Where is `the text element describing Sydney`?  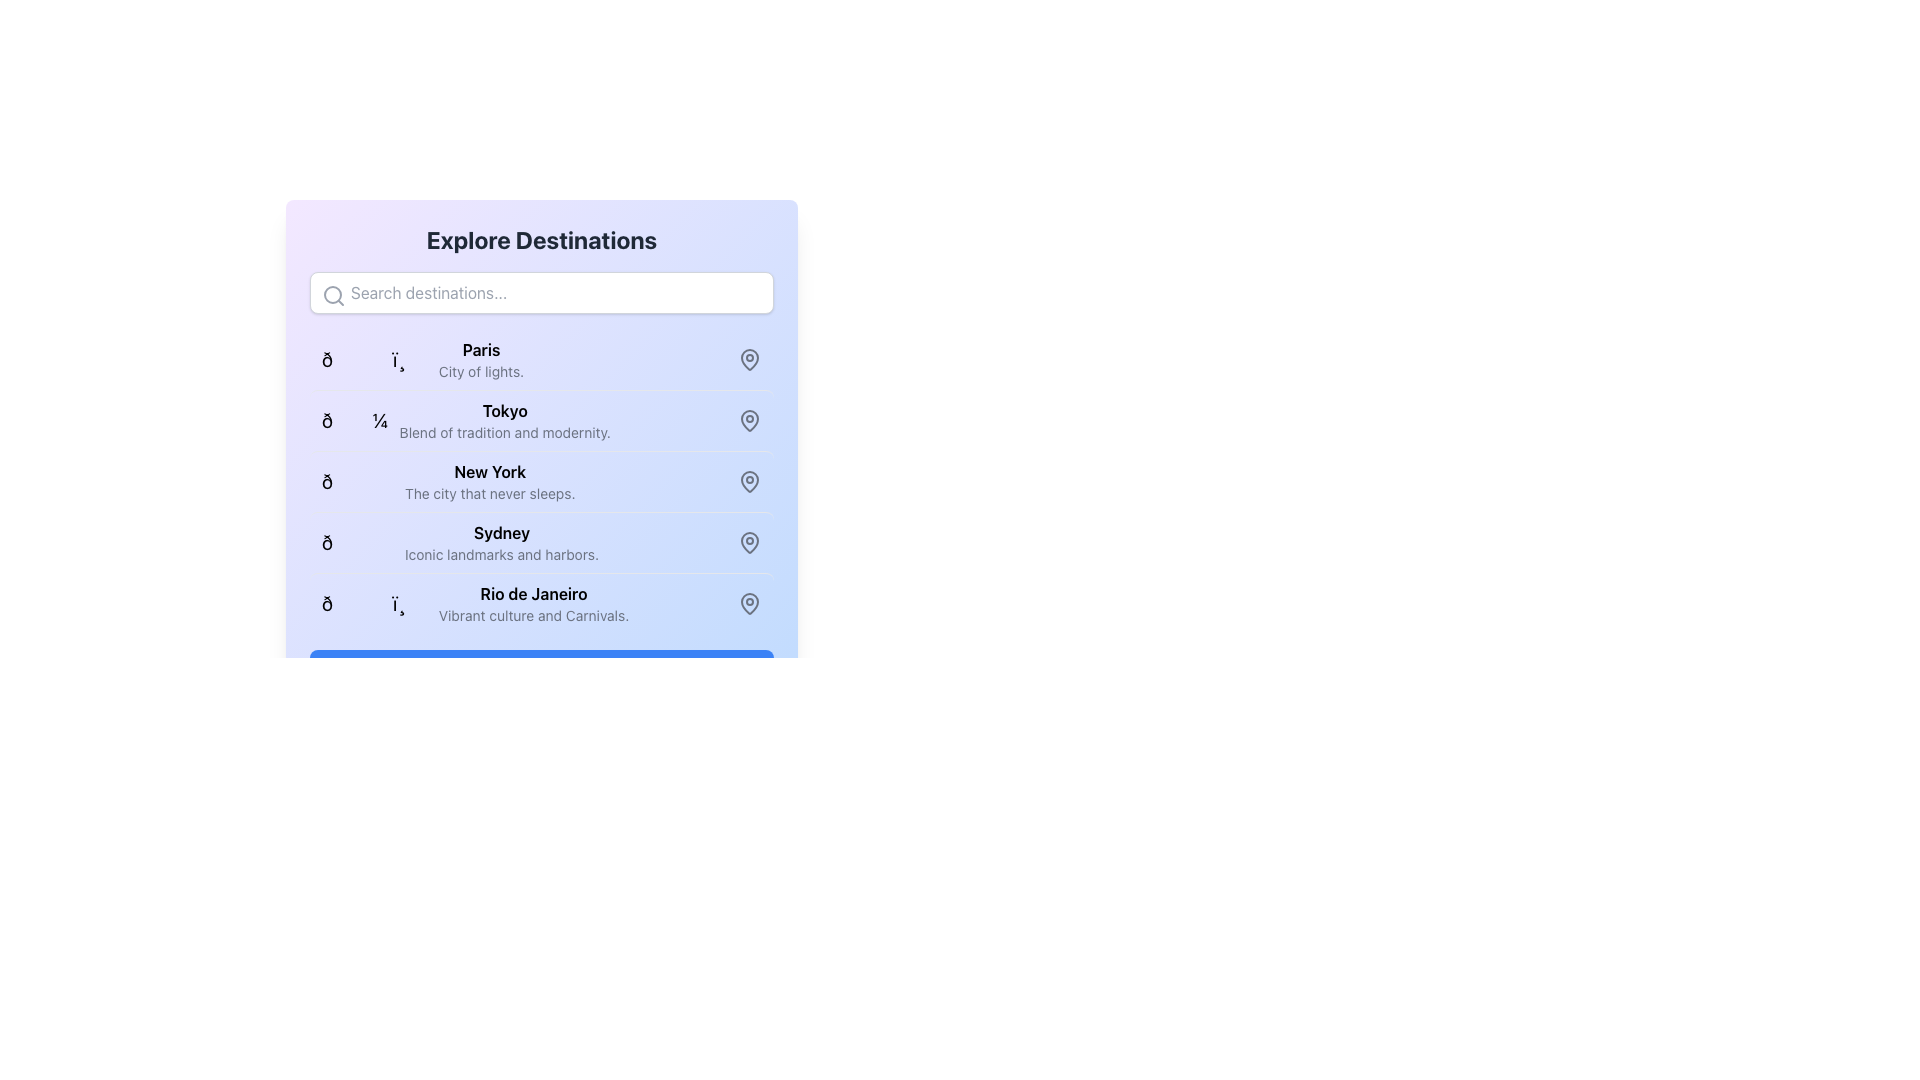
the text element describing Sydney is located at coordinates (502, 543).